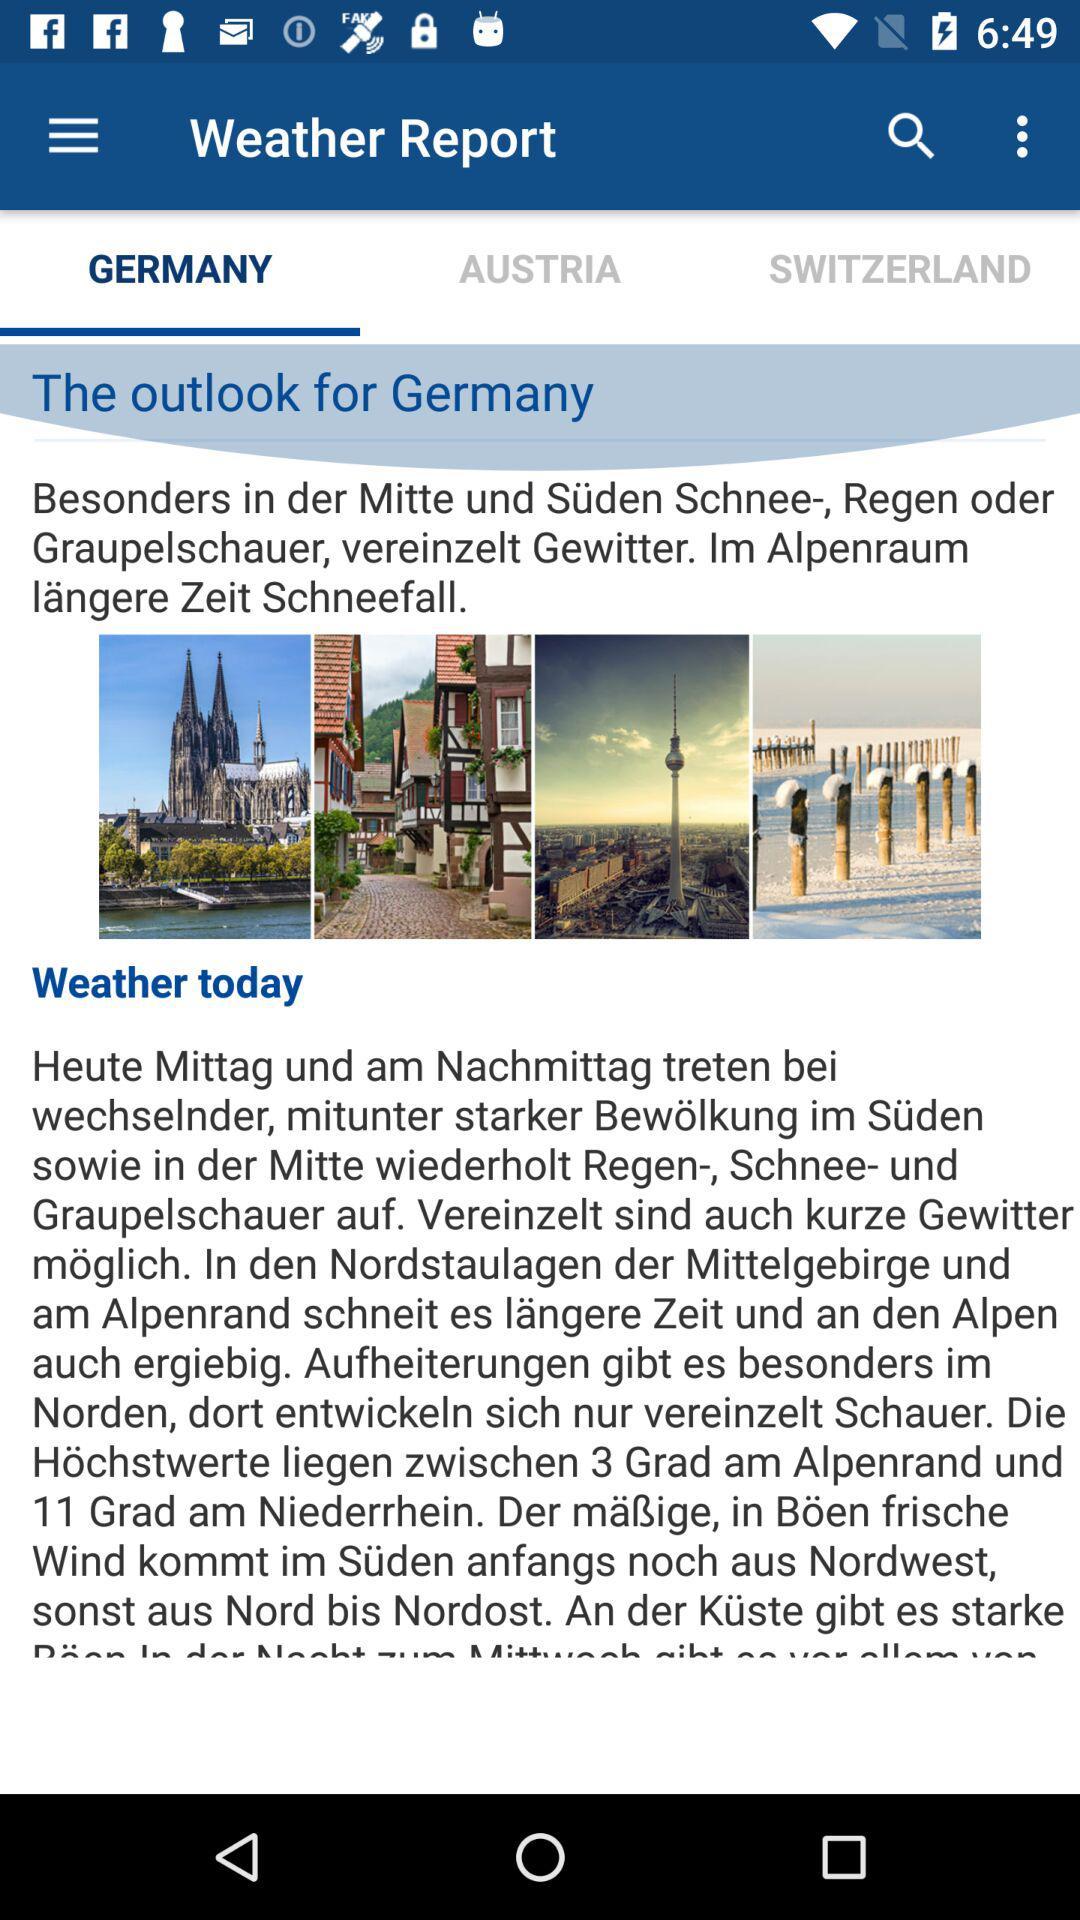 This screenshot has width=1080, height=1920. I want to click on icon below the heute mittag und icon, so click(540, 1727).